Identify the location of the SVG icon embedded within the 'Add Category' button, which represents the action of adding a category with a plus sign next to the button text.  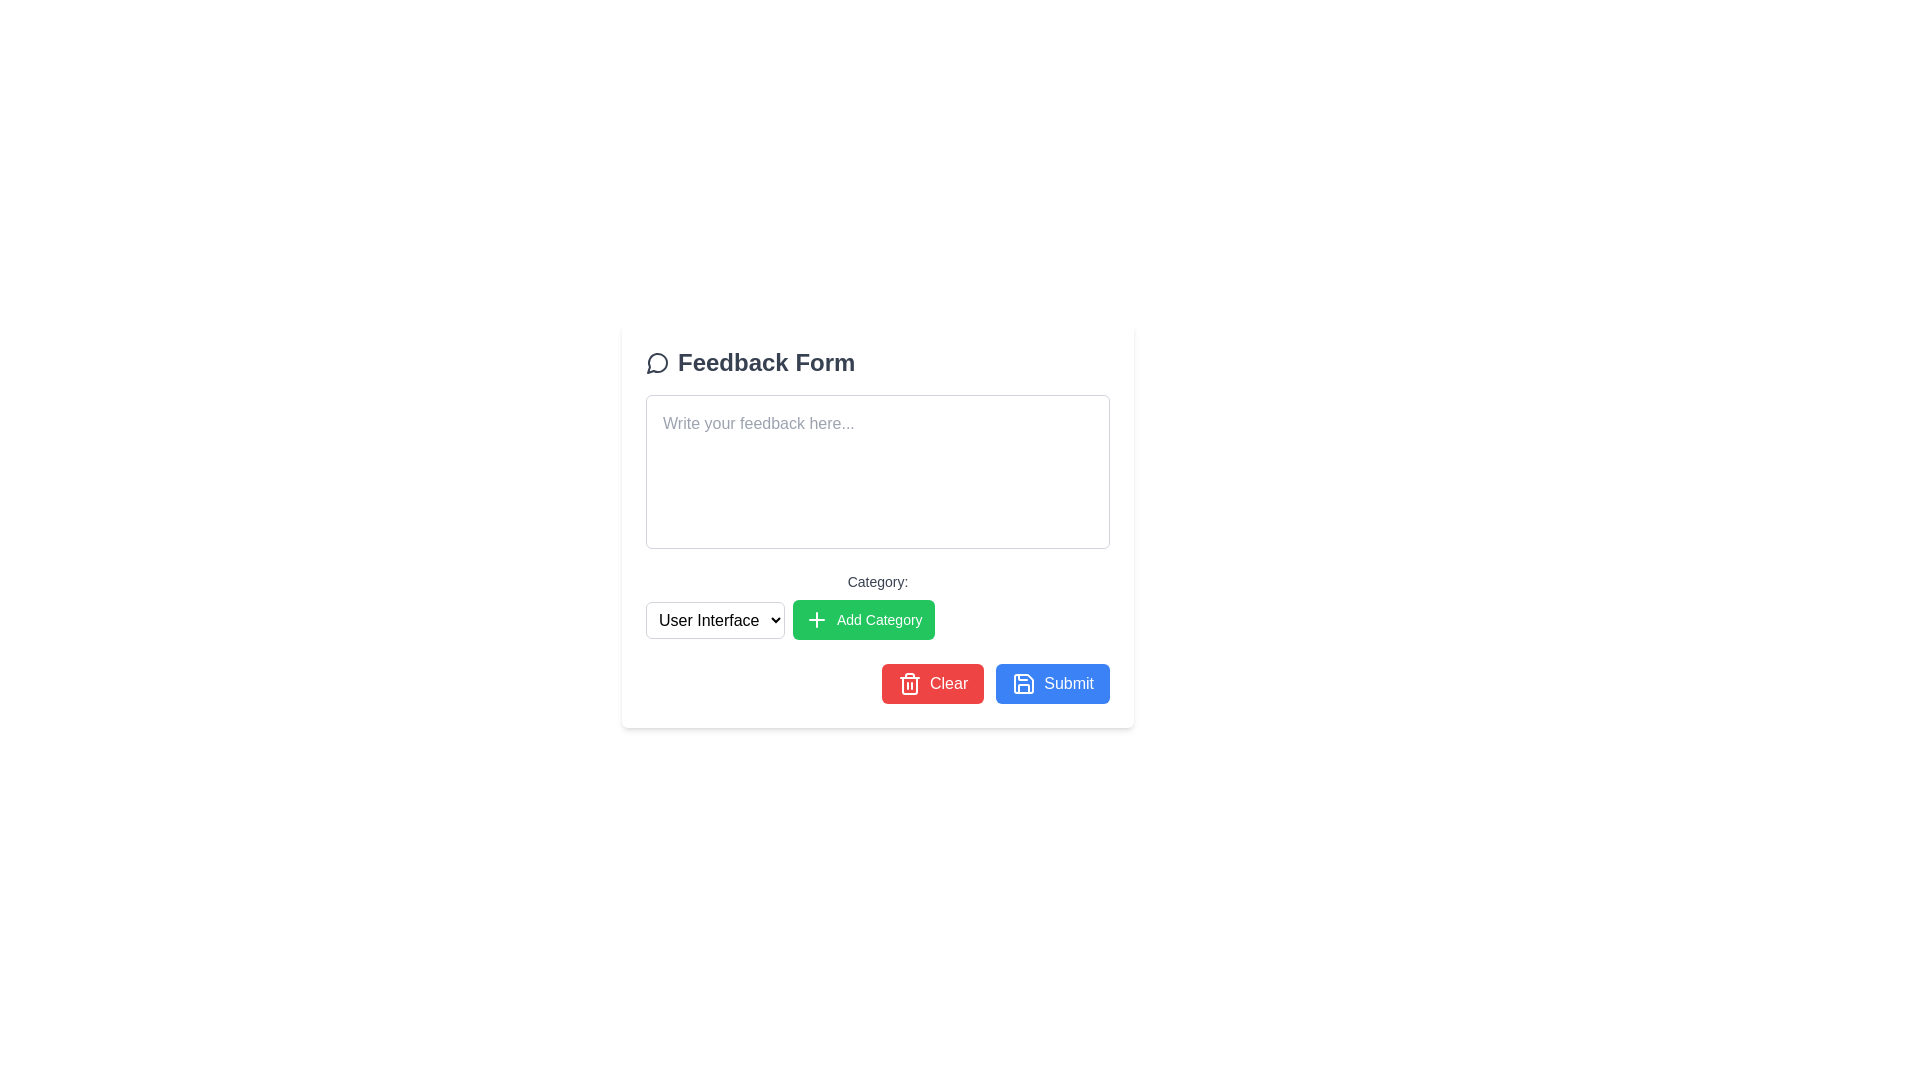
(816, 619).